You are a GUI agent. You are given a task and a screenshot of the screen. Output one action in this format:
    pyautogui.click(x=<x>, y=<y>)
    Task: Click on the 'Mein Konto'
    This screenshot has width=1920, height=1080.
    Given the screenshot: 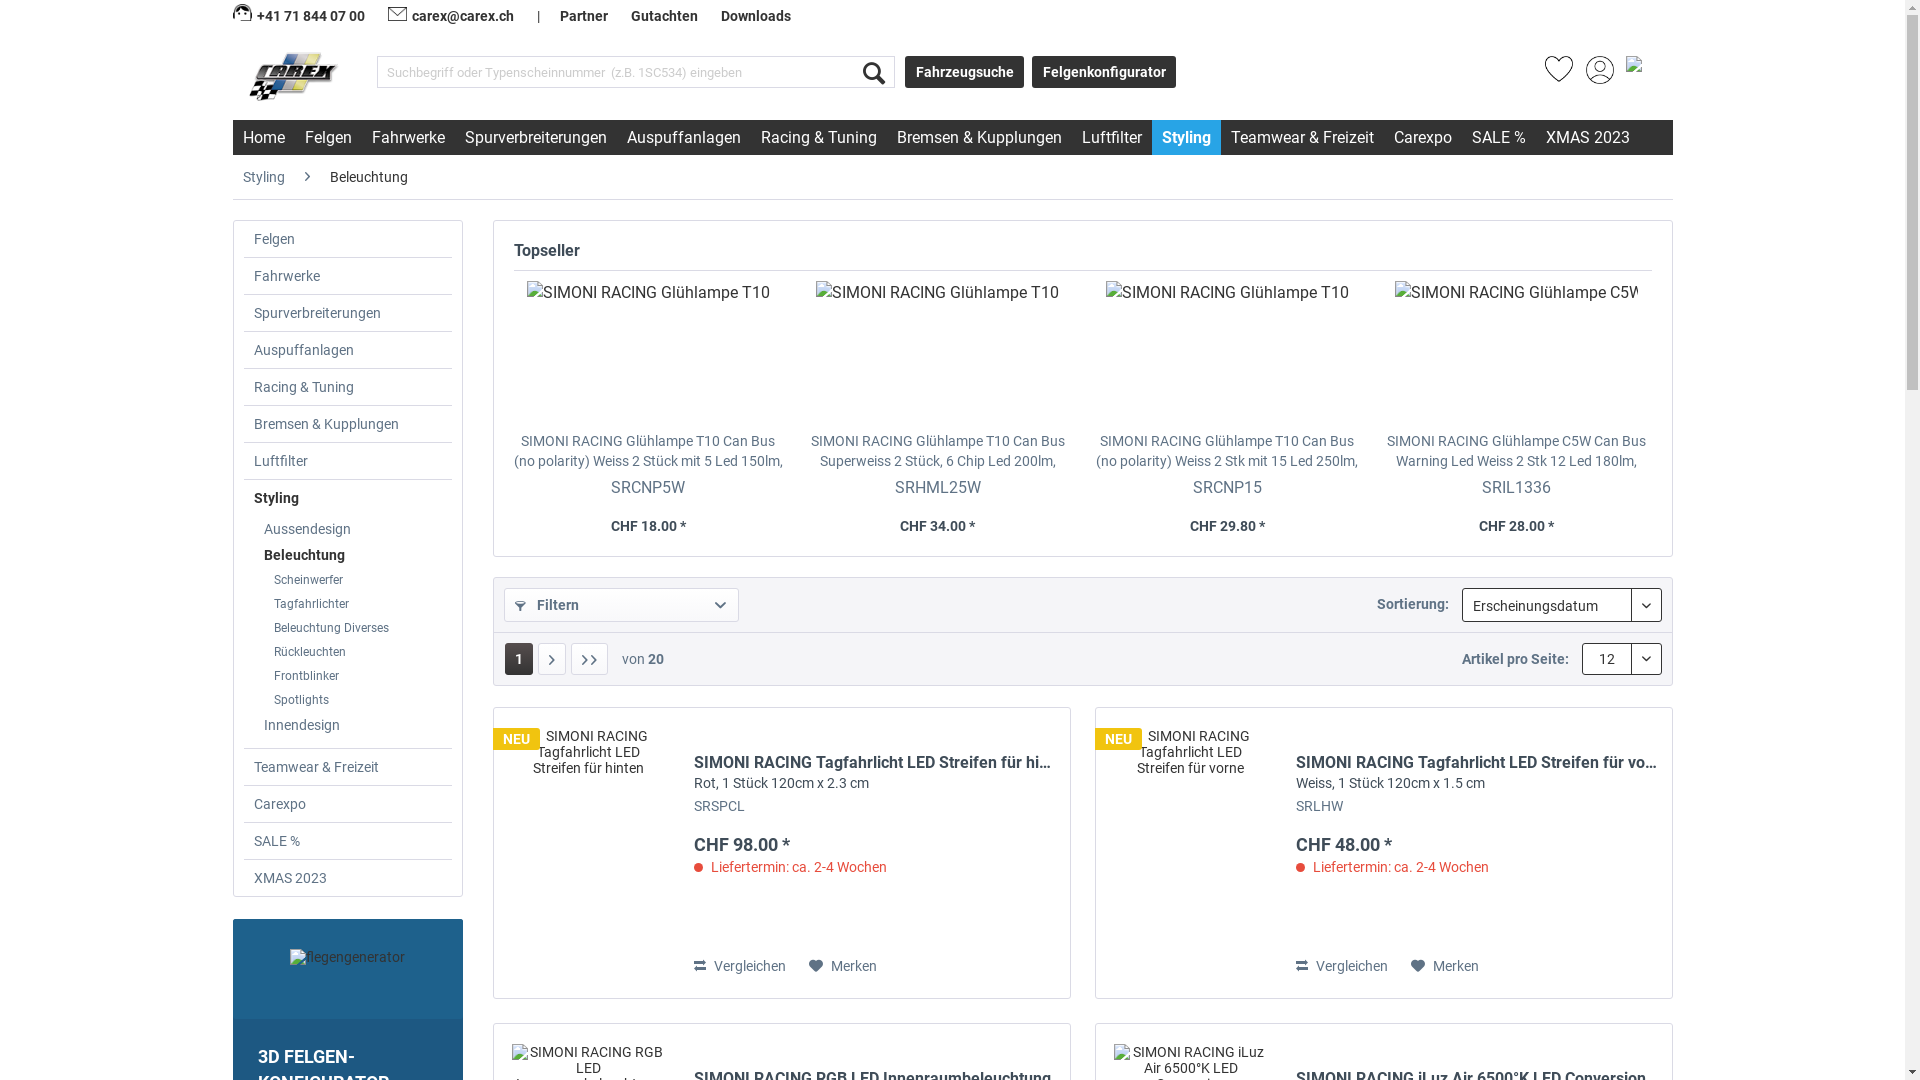 What is the action you would take?
    pyautogui.click(x=1584, y=75)
    